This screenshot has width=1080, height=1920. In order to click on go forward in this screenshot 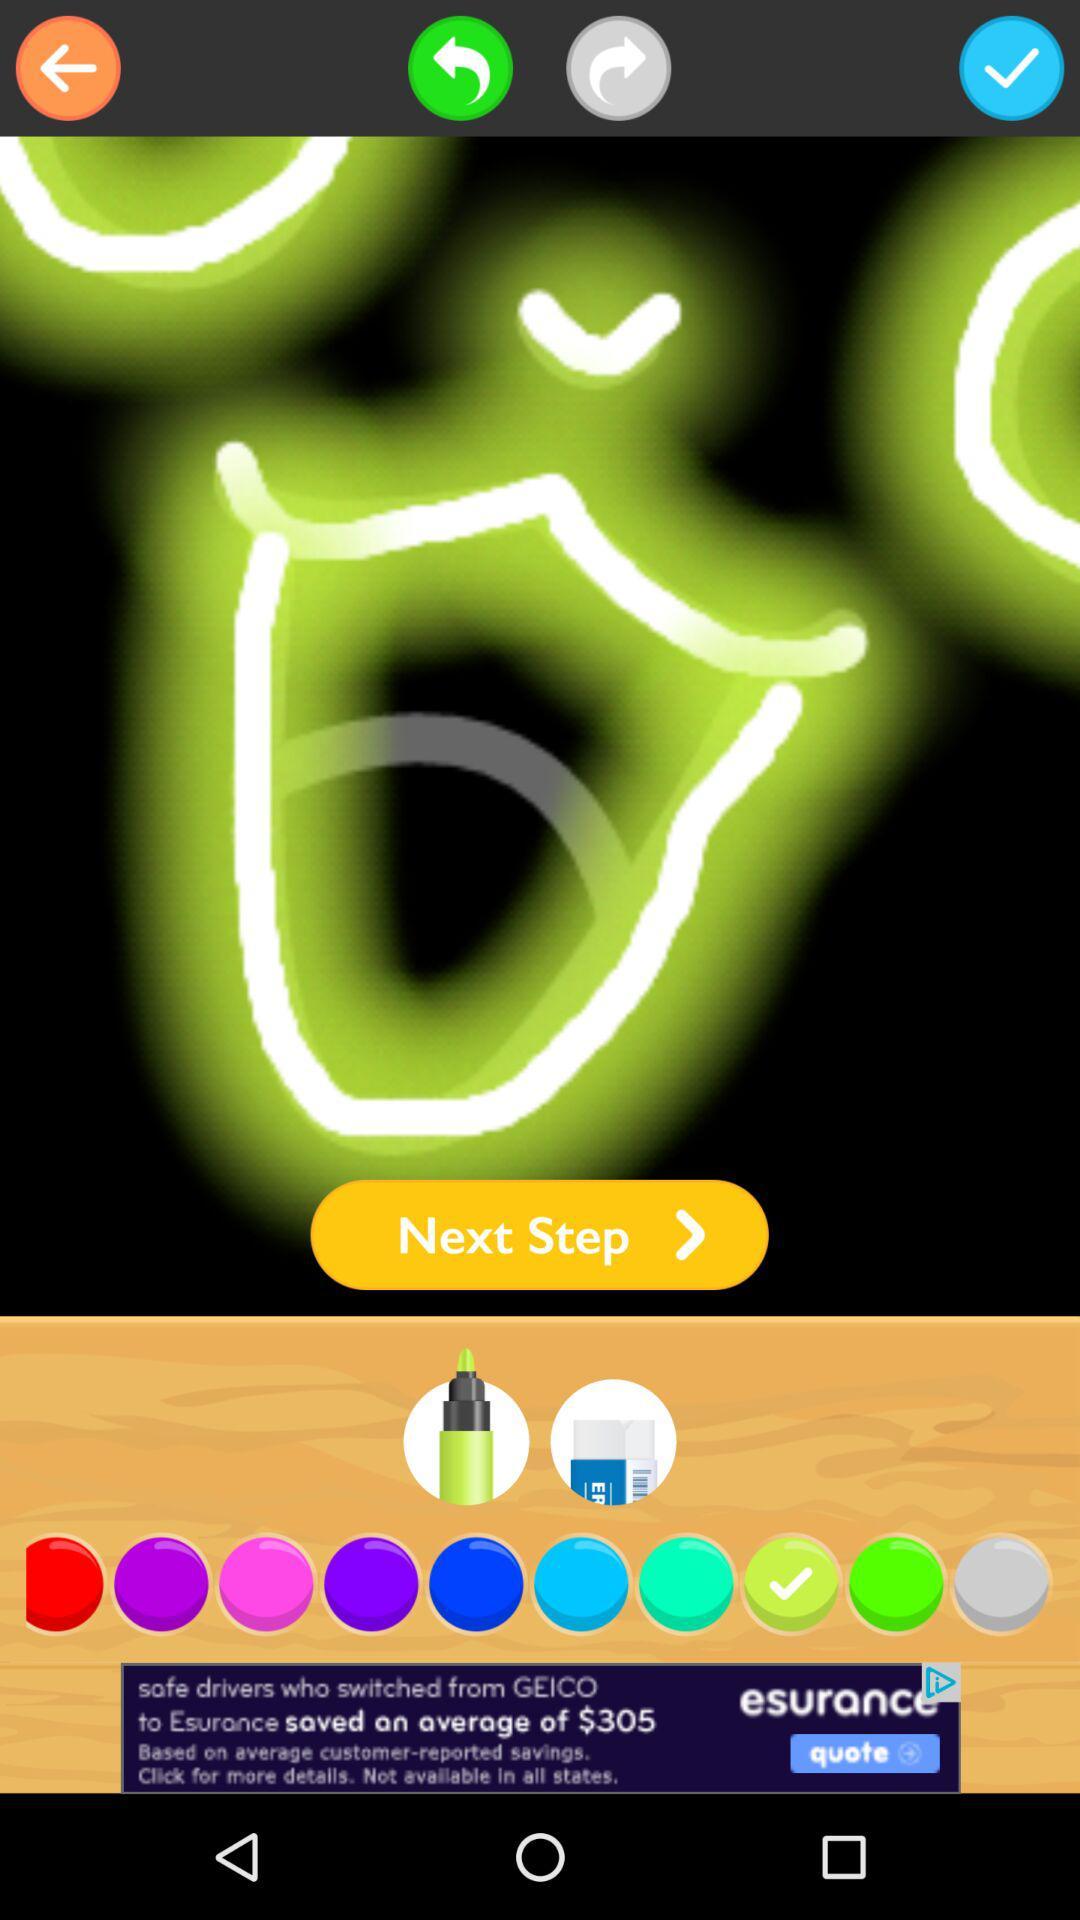, I will do `click(617, 68)`.